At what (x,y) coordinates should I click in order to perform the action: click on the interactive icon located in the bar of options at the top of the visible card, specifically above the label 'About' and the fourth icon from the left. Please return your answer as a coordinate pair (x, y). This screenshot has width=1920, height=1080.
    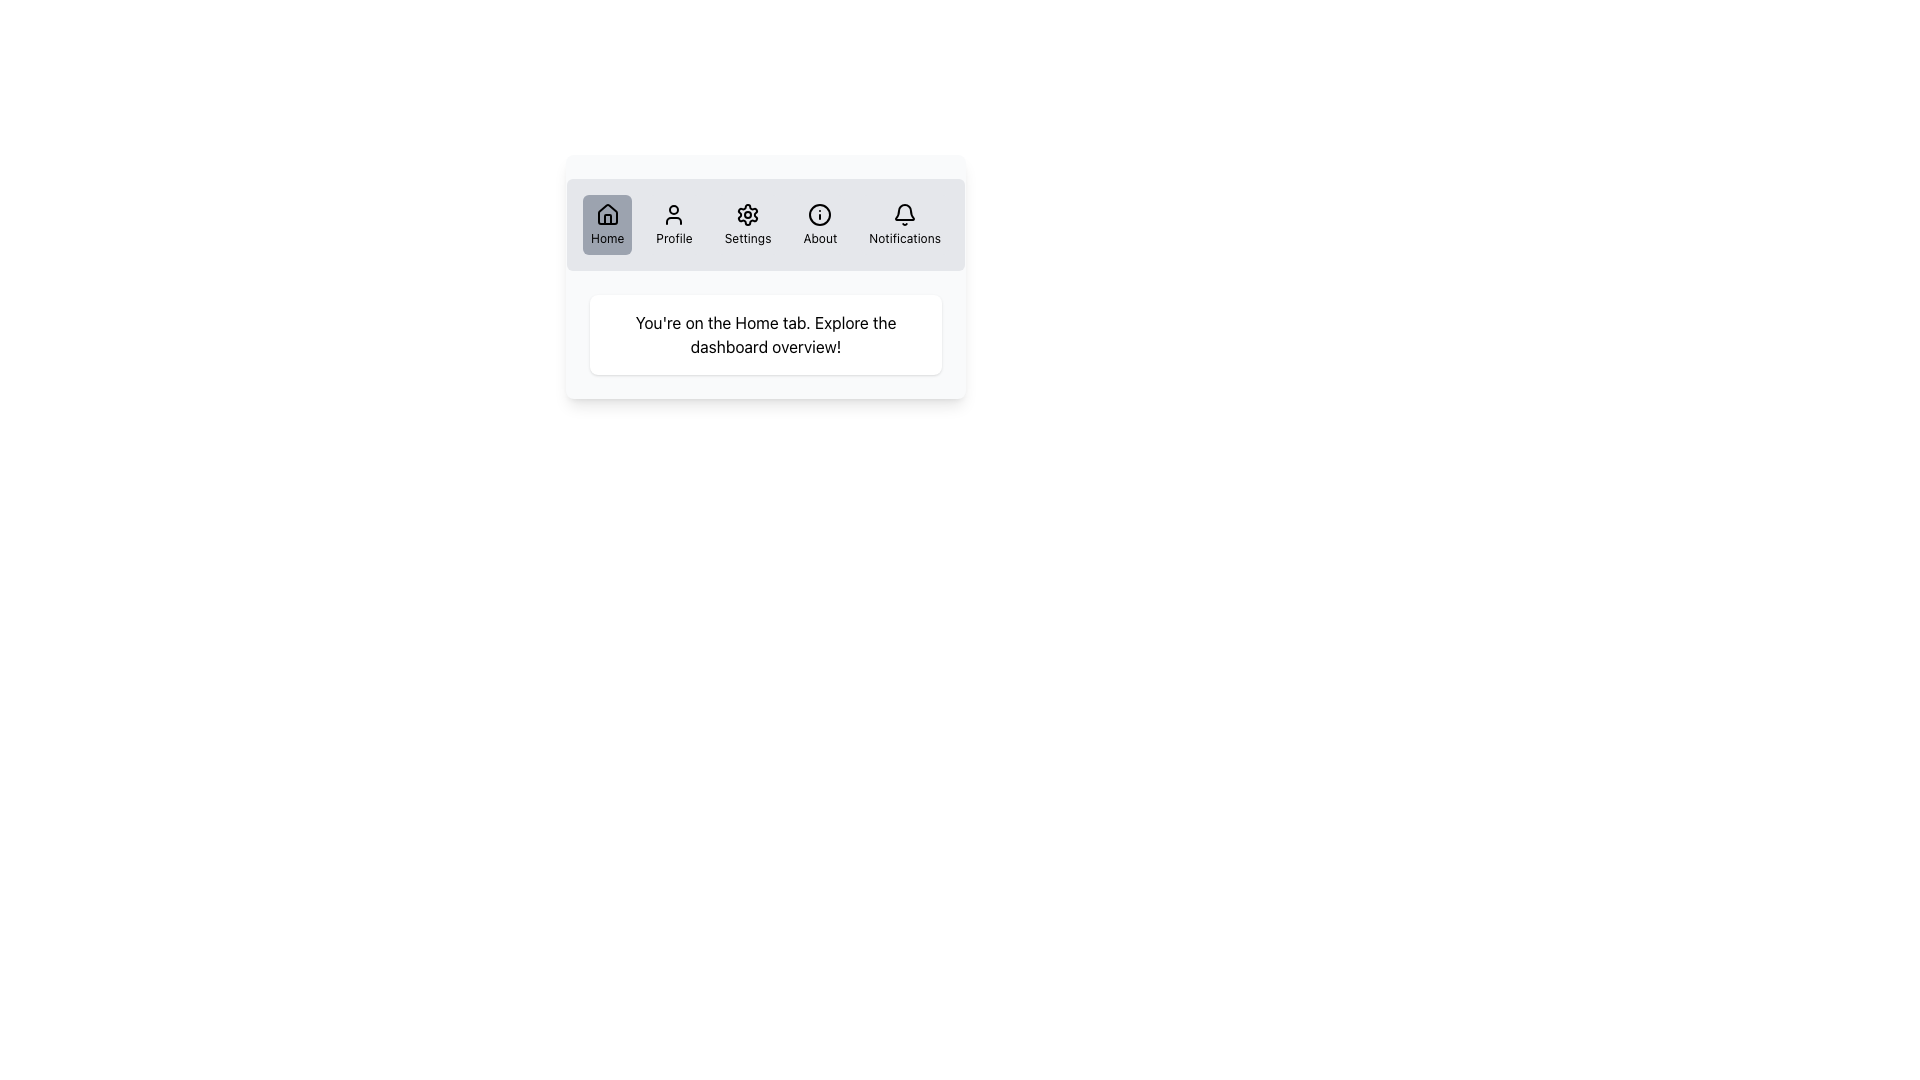
    Looking at the image, I should click on (820, 215).